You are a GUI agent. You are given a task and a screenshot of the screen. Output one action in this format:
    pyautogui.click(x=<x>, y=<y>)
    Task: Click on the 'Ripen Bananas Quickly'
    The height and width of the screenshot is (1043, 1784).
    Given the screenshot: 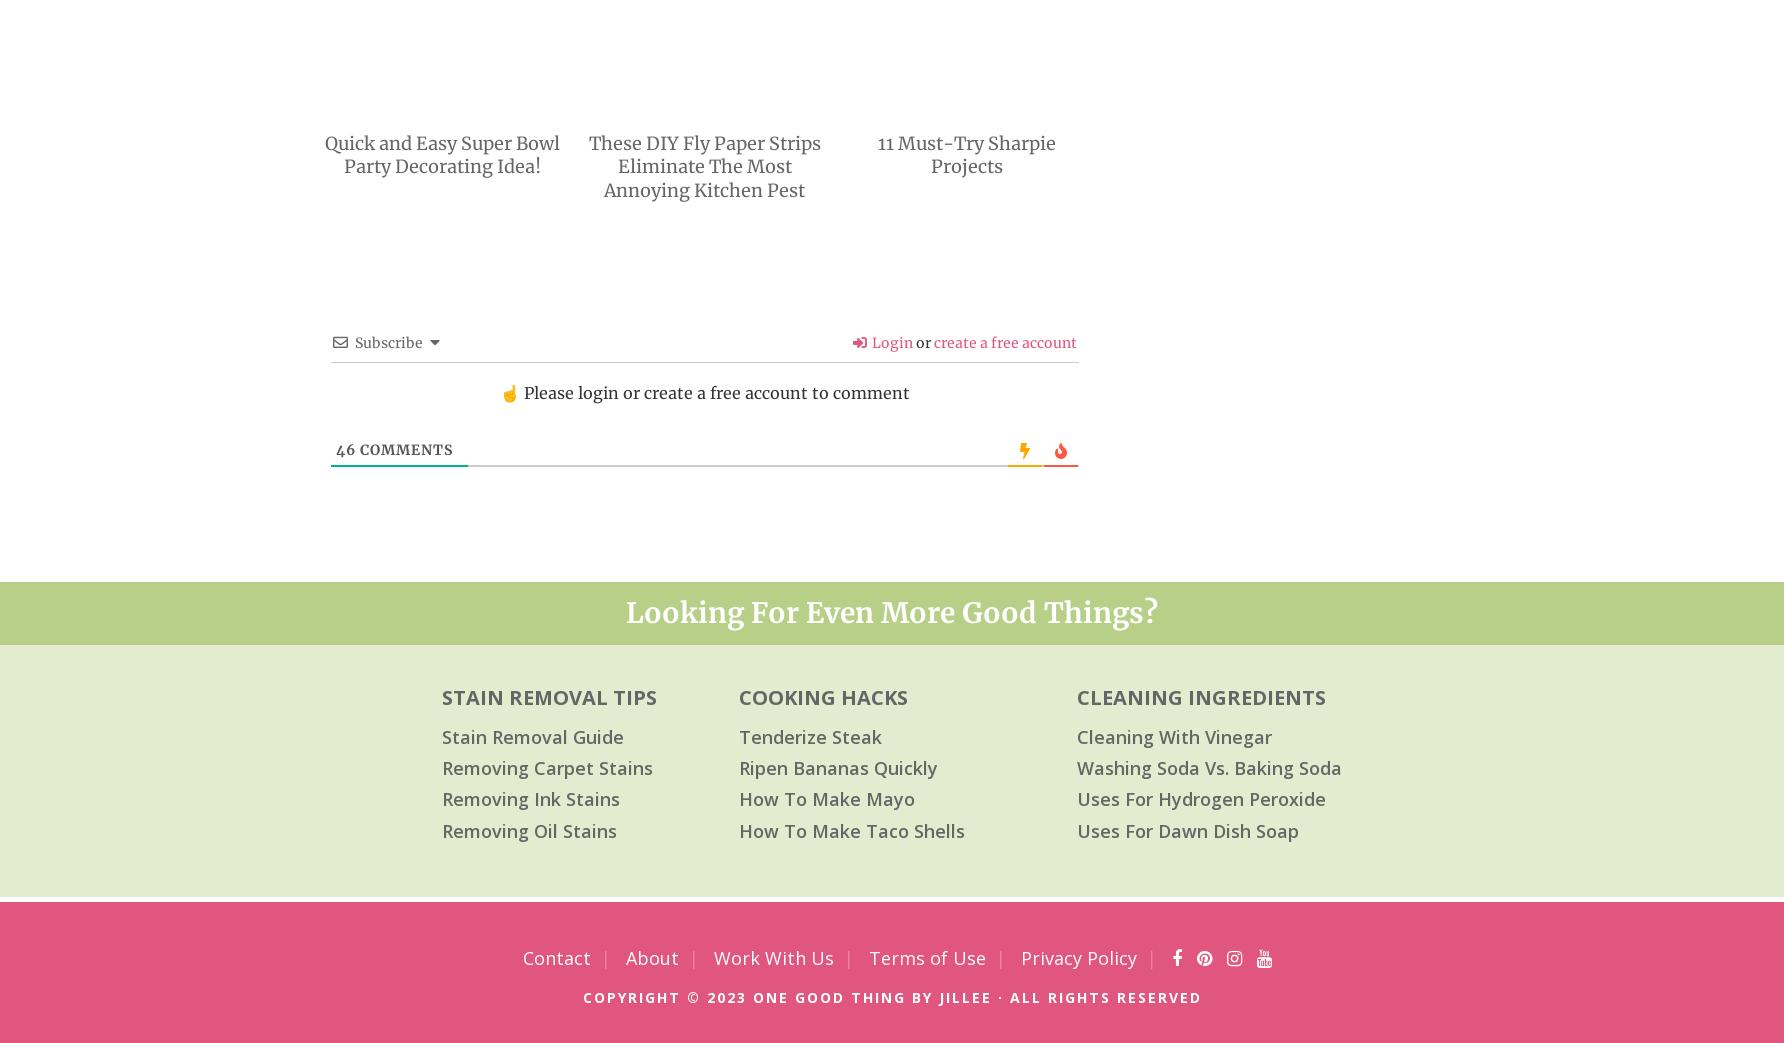 What is the action you would take?
    pyautogui.click(x=837, y=766)
    